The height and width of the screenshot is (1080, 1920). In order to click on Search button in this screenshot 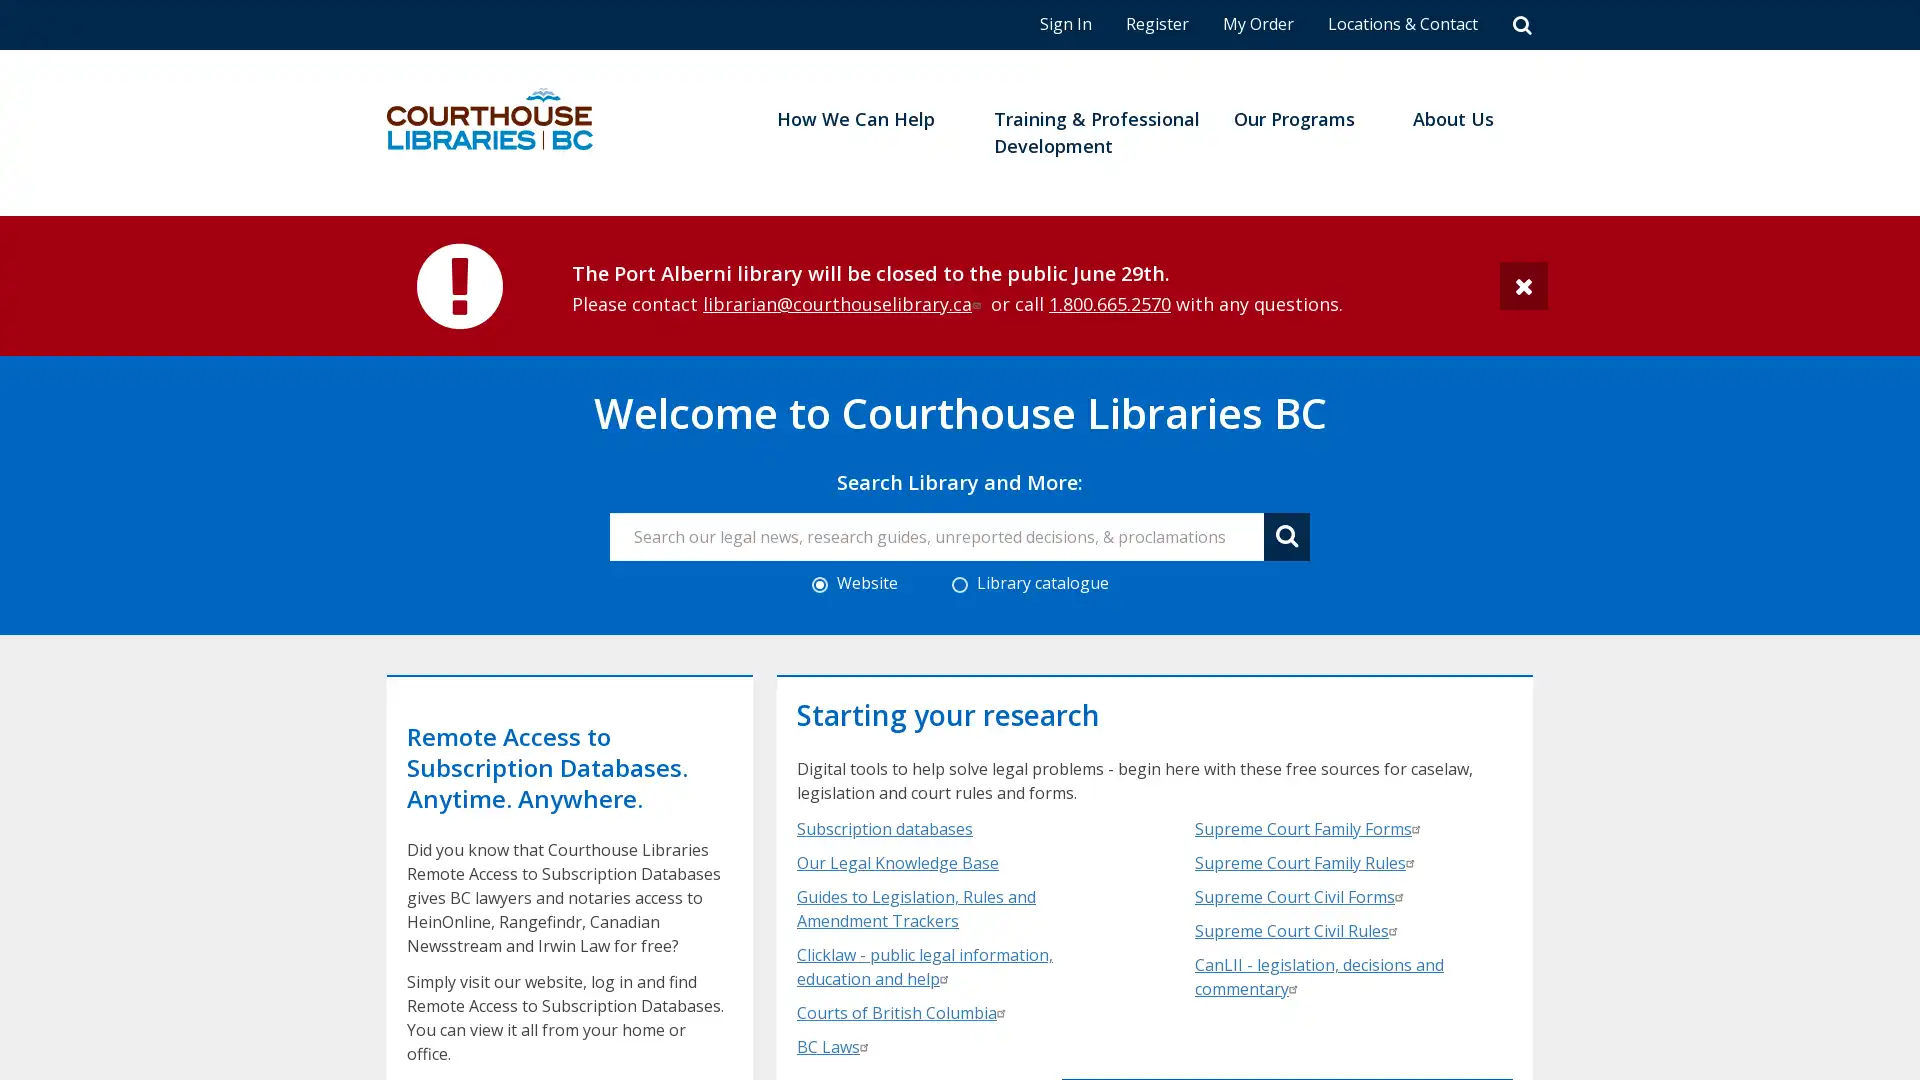, I will do `click(1286, 535)`.